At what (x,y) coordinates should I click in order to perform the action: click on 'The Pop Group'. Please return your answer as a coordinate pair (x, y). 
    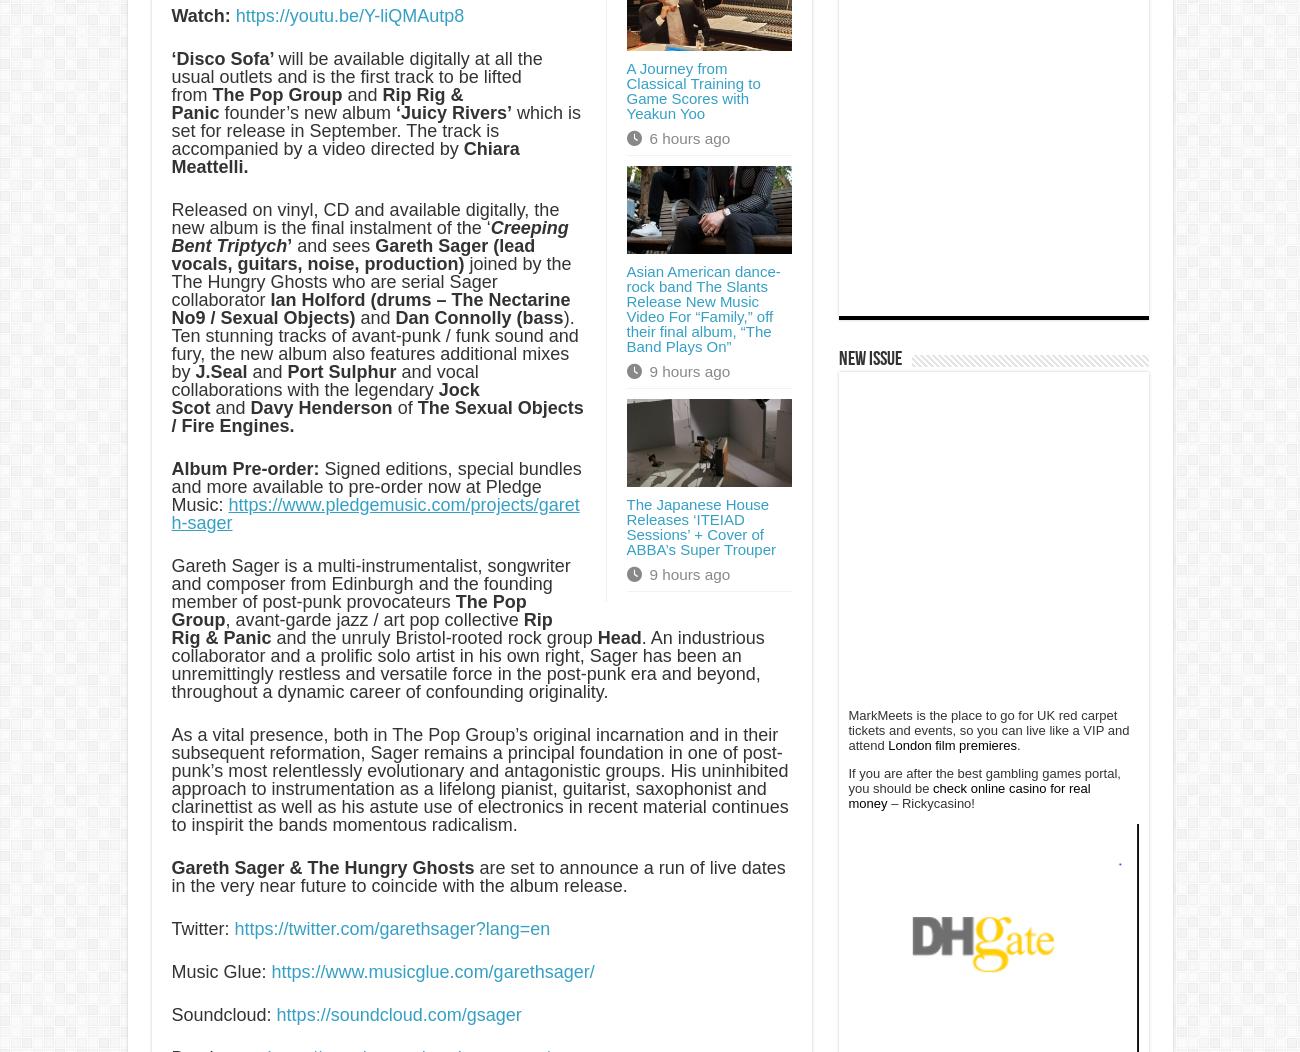
    Looking at the image, I should click on (347, 610).